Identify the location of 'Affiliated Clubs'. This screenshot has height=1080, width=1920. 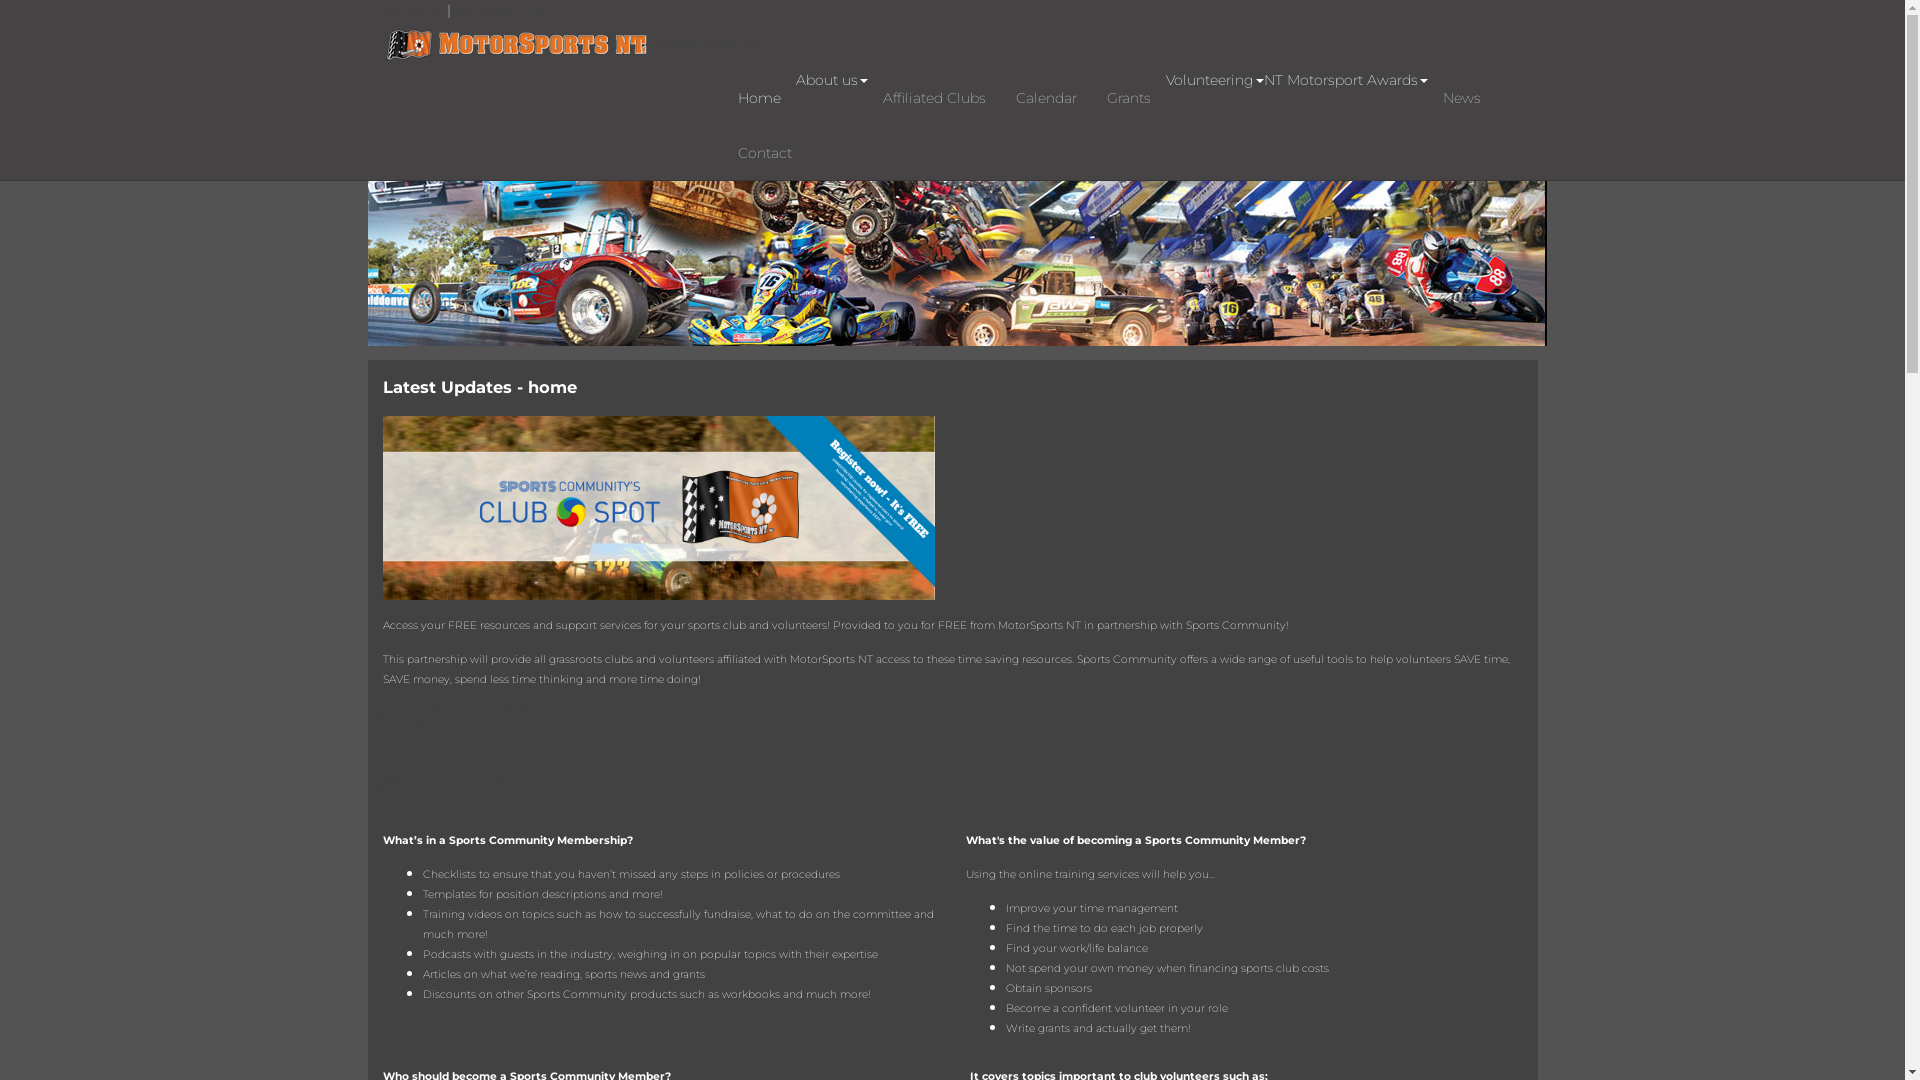
(933, 97).